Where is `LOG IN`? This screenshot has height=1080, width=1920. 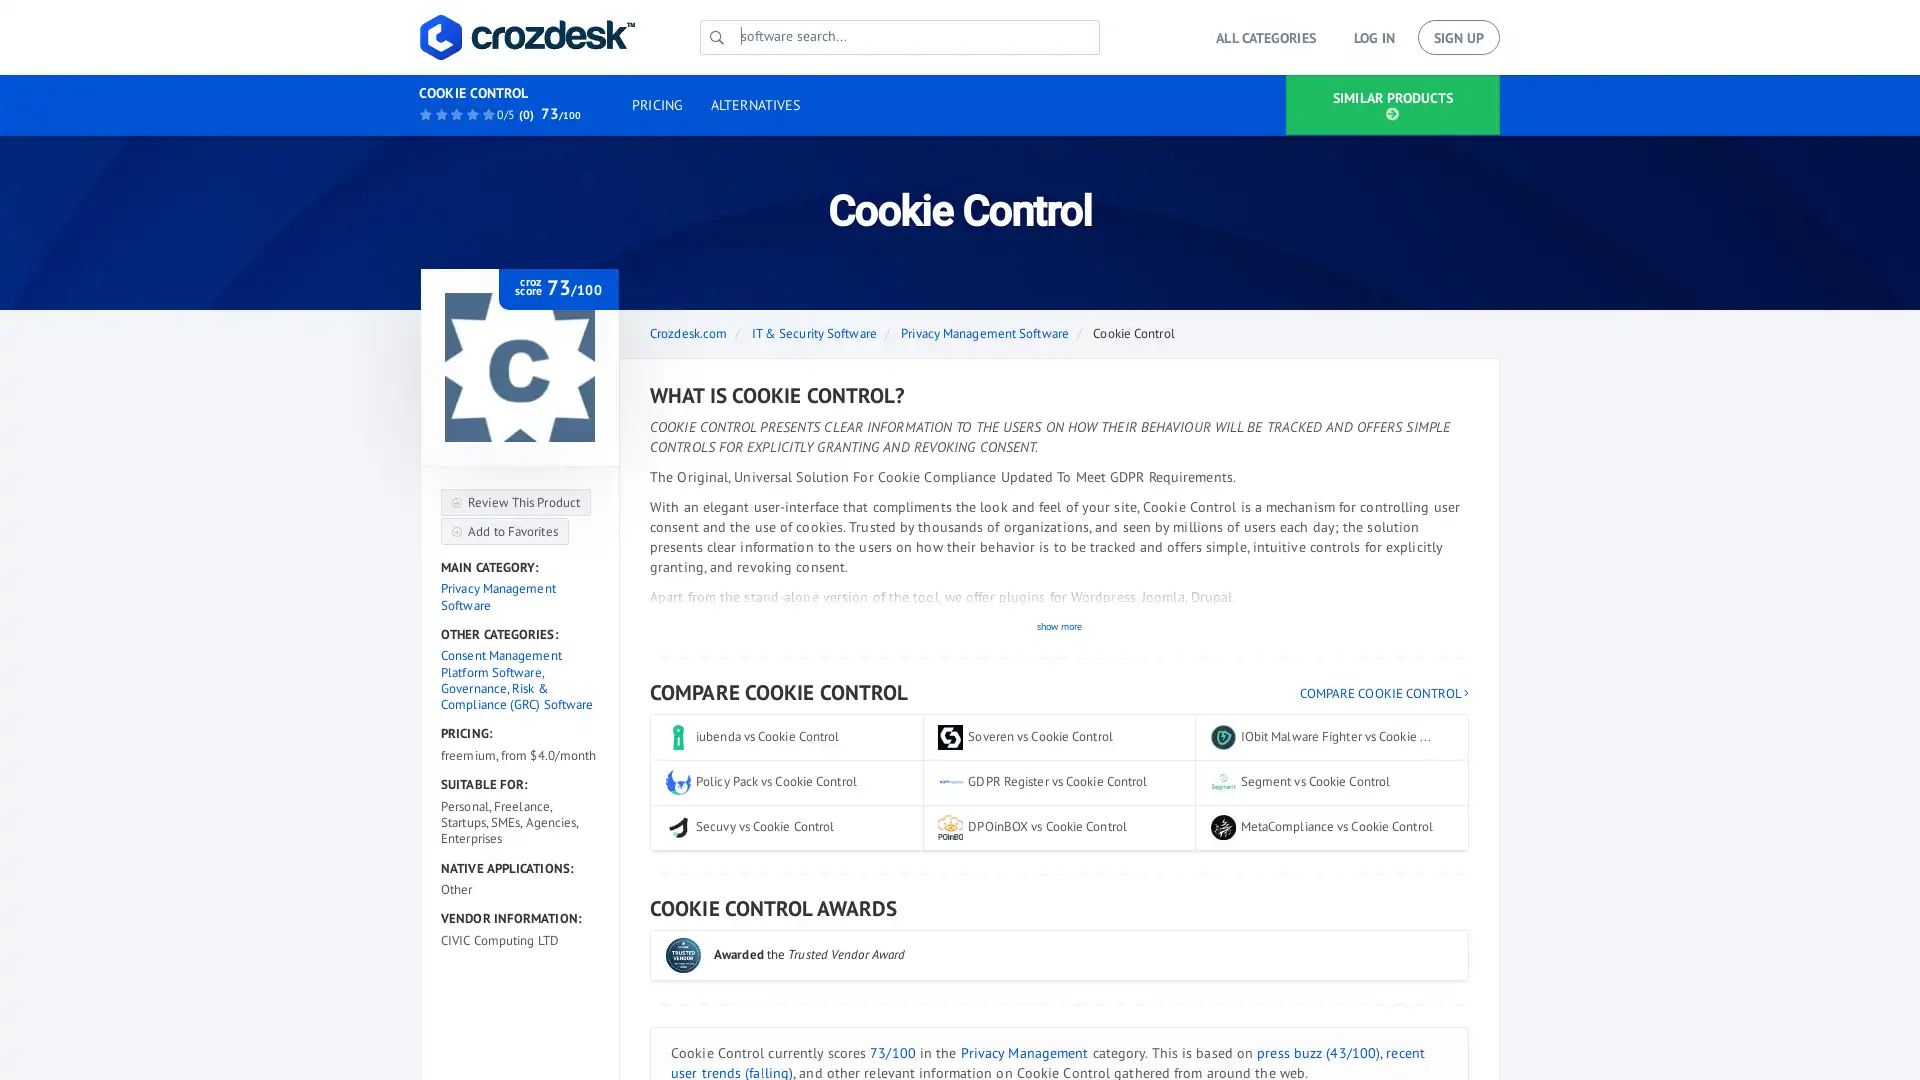
LOG IN is located at coordinates (1372, 37).